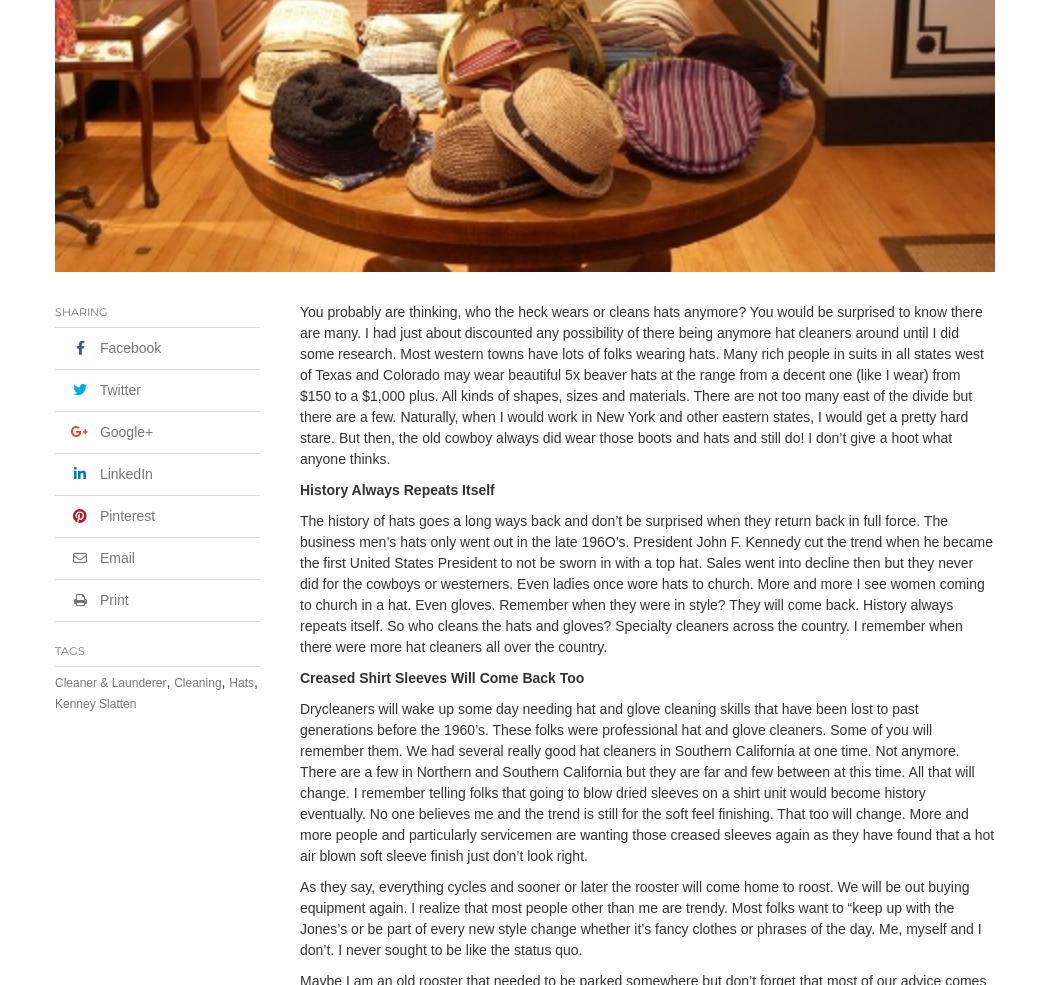 The height and width of the screenshot is (985, 1050). Describe the element at coordinates (126, 516) in the screenshot. I see `'Pinterest'` at that location.